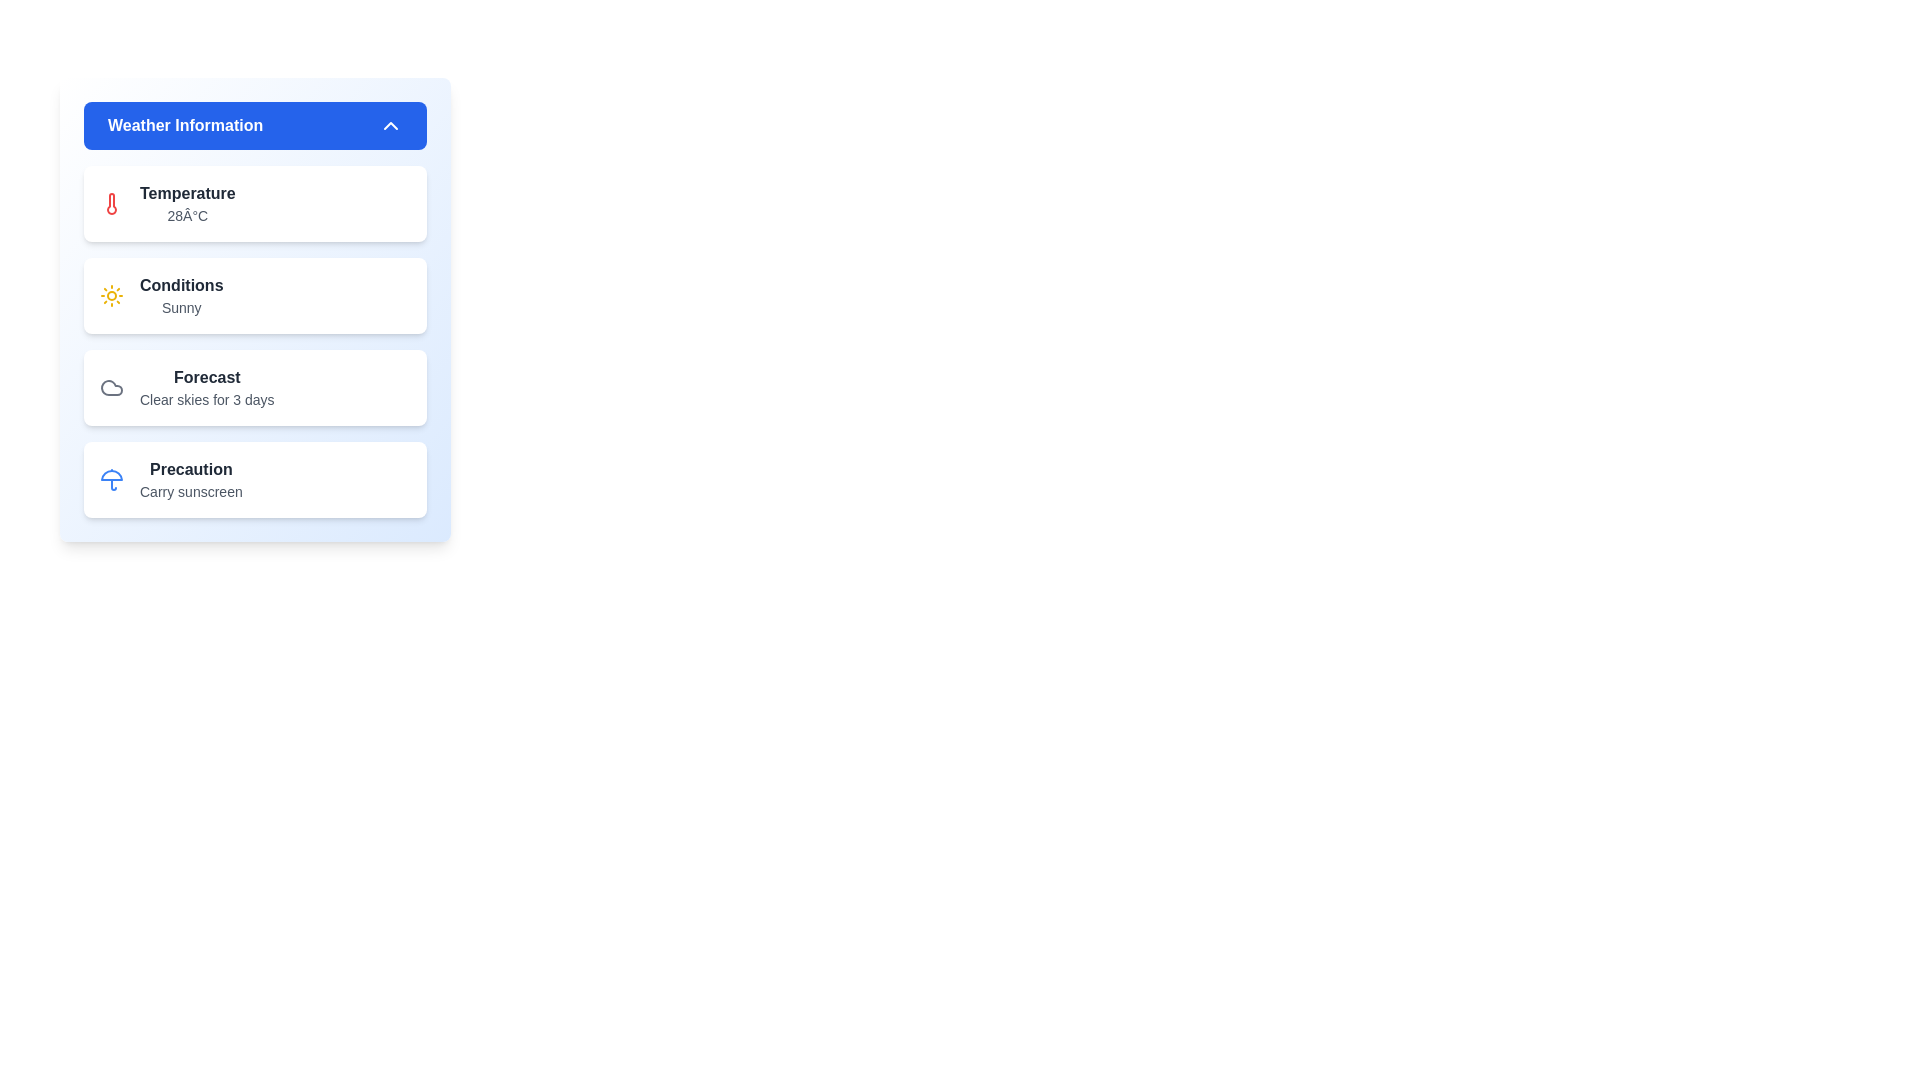 This screenshot has height=1080, width=1920. Describe the element at coordinates (110, 474) in the screenshot. I see `the top segment of the blue tinted graphical icon representing an umbrella, located within the fourth card titled 'Precaution' in the interface` at that location.